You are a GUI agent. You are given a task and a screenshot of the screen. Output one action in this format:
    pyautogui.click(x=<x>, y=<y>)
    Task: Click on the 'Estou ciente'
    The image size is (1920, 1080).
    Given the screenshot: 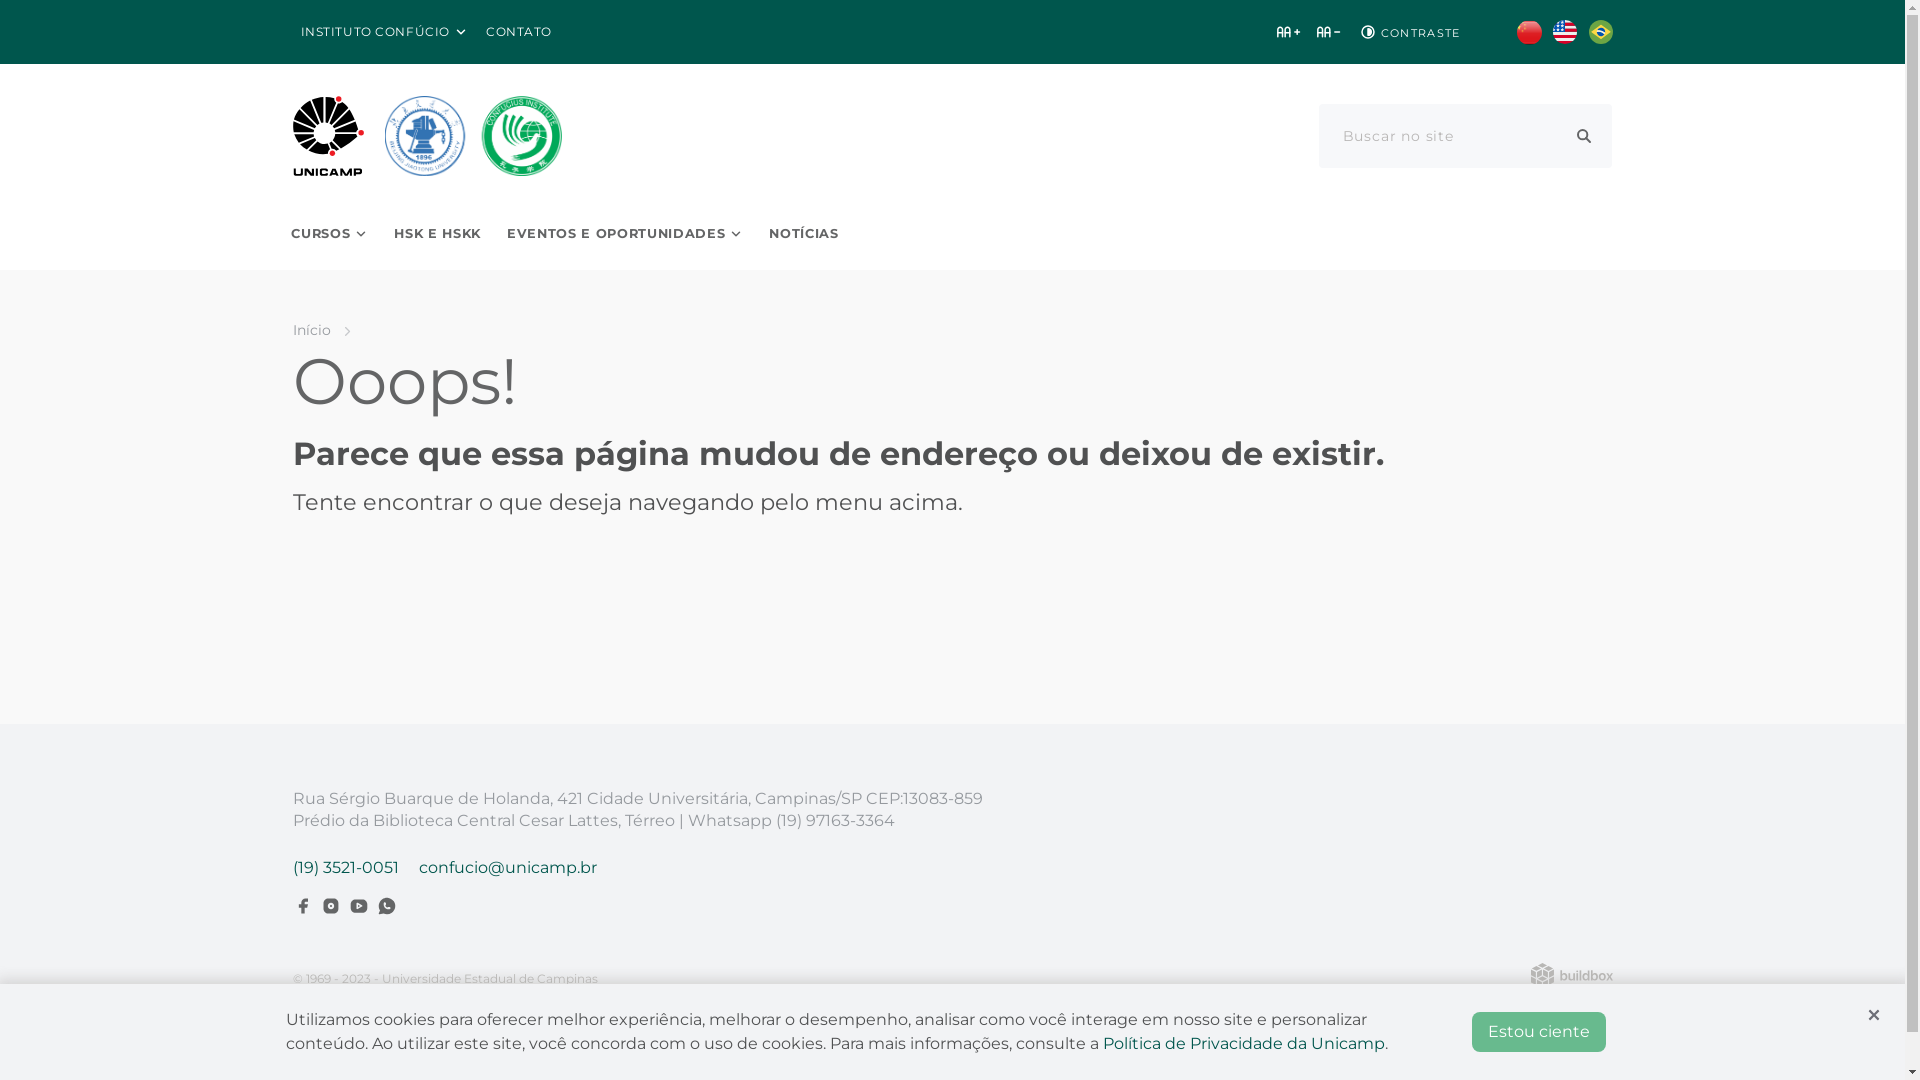 What is the action you would take?
    pyautogui.click(x=1538, y=1032)
    